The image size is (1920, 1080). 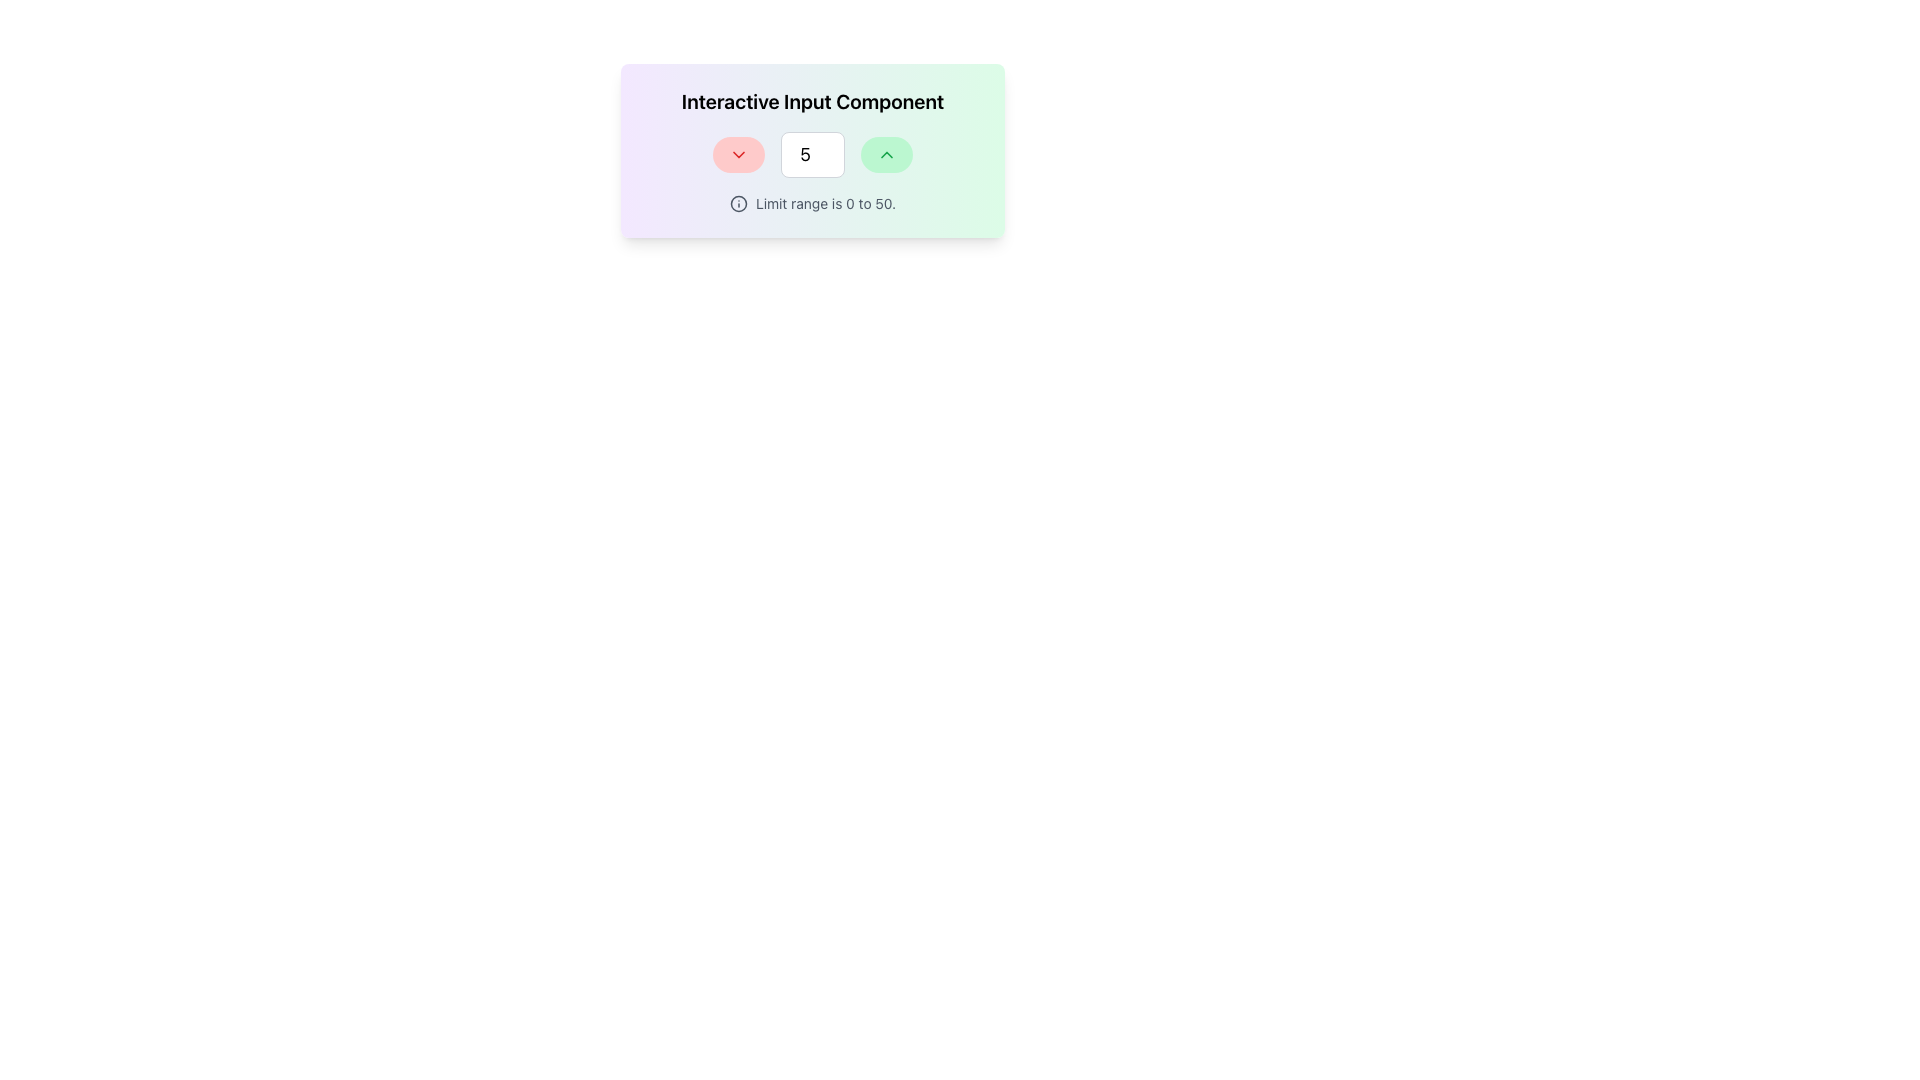 I want to click on the informational text label that provides the valid range (0 to 50) located at the bottom of the 'Interactive Input Component' area, so click(x=812, y=204).